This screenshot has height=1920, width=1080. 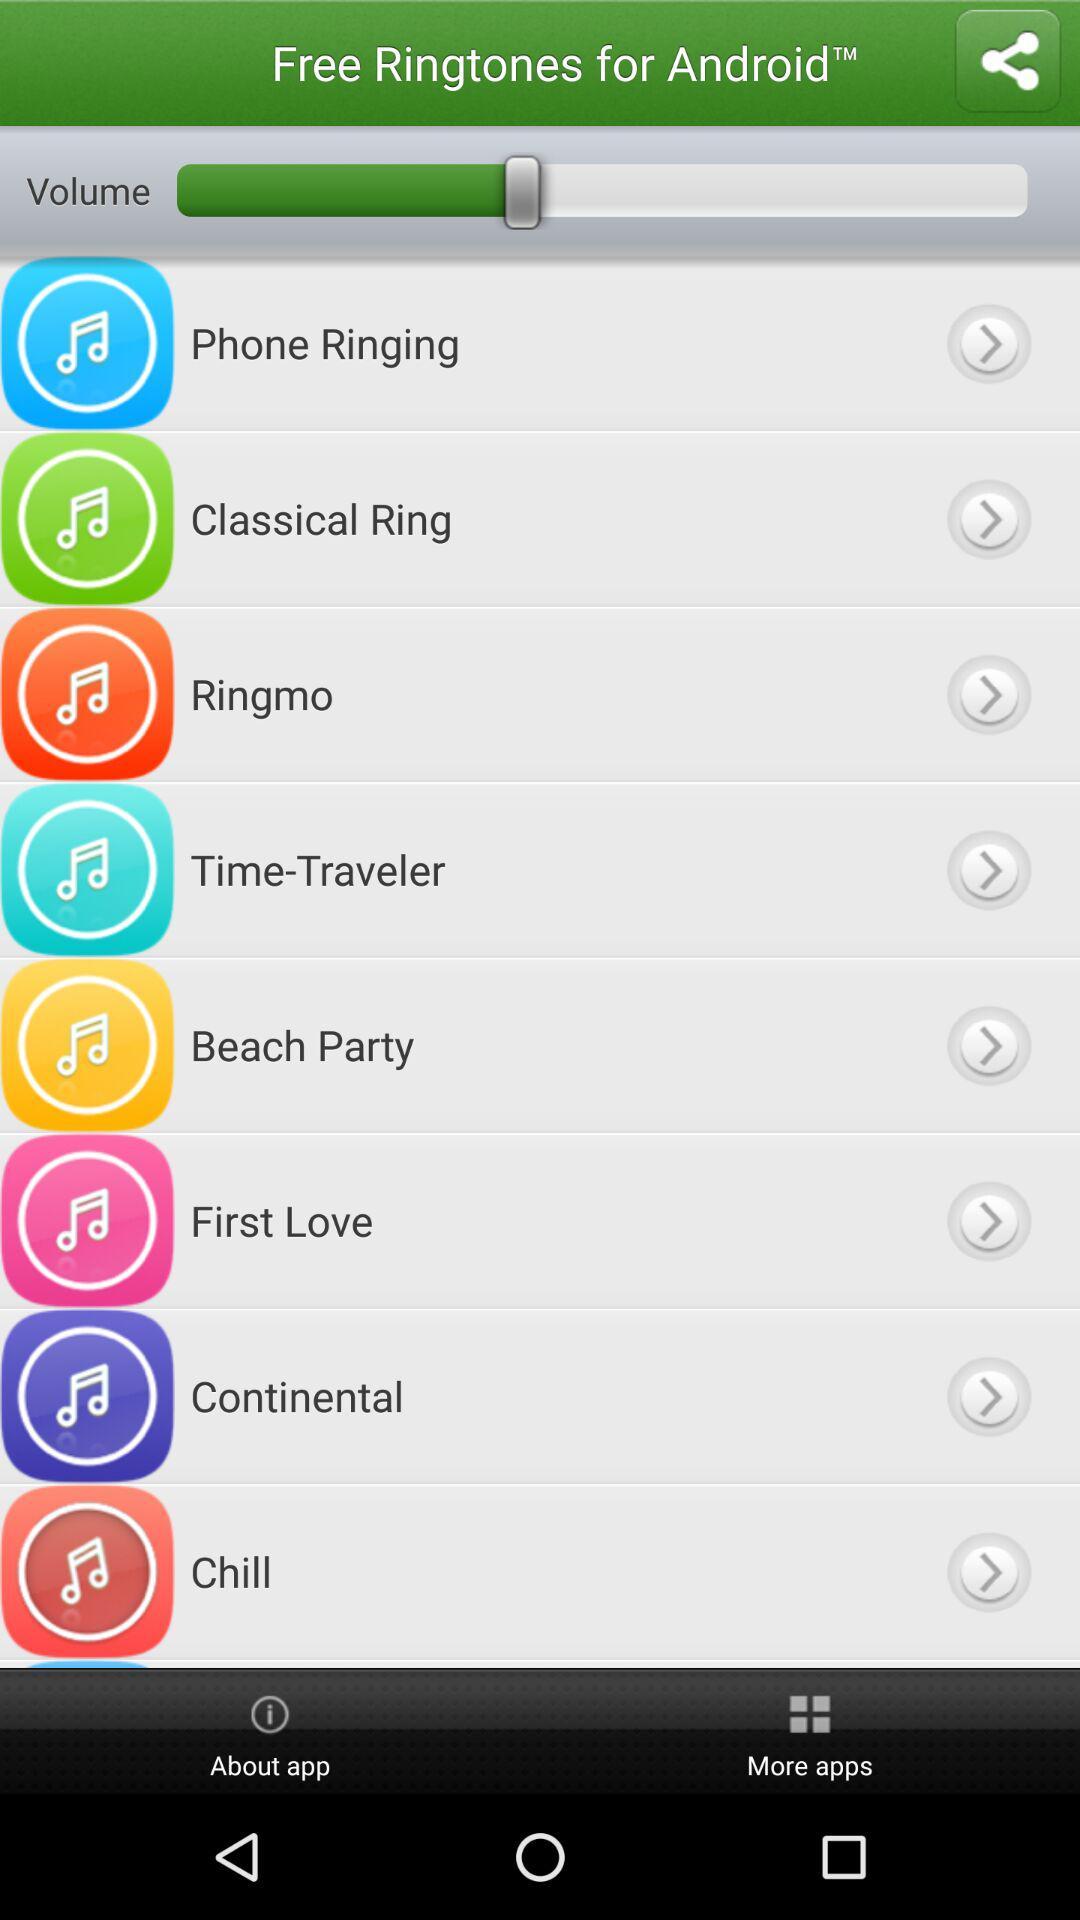 What do you see at coordinates (1007, 62) in the screenshot?
I see `share the app with other 's` at bounding box center [1007, 62].